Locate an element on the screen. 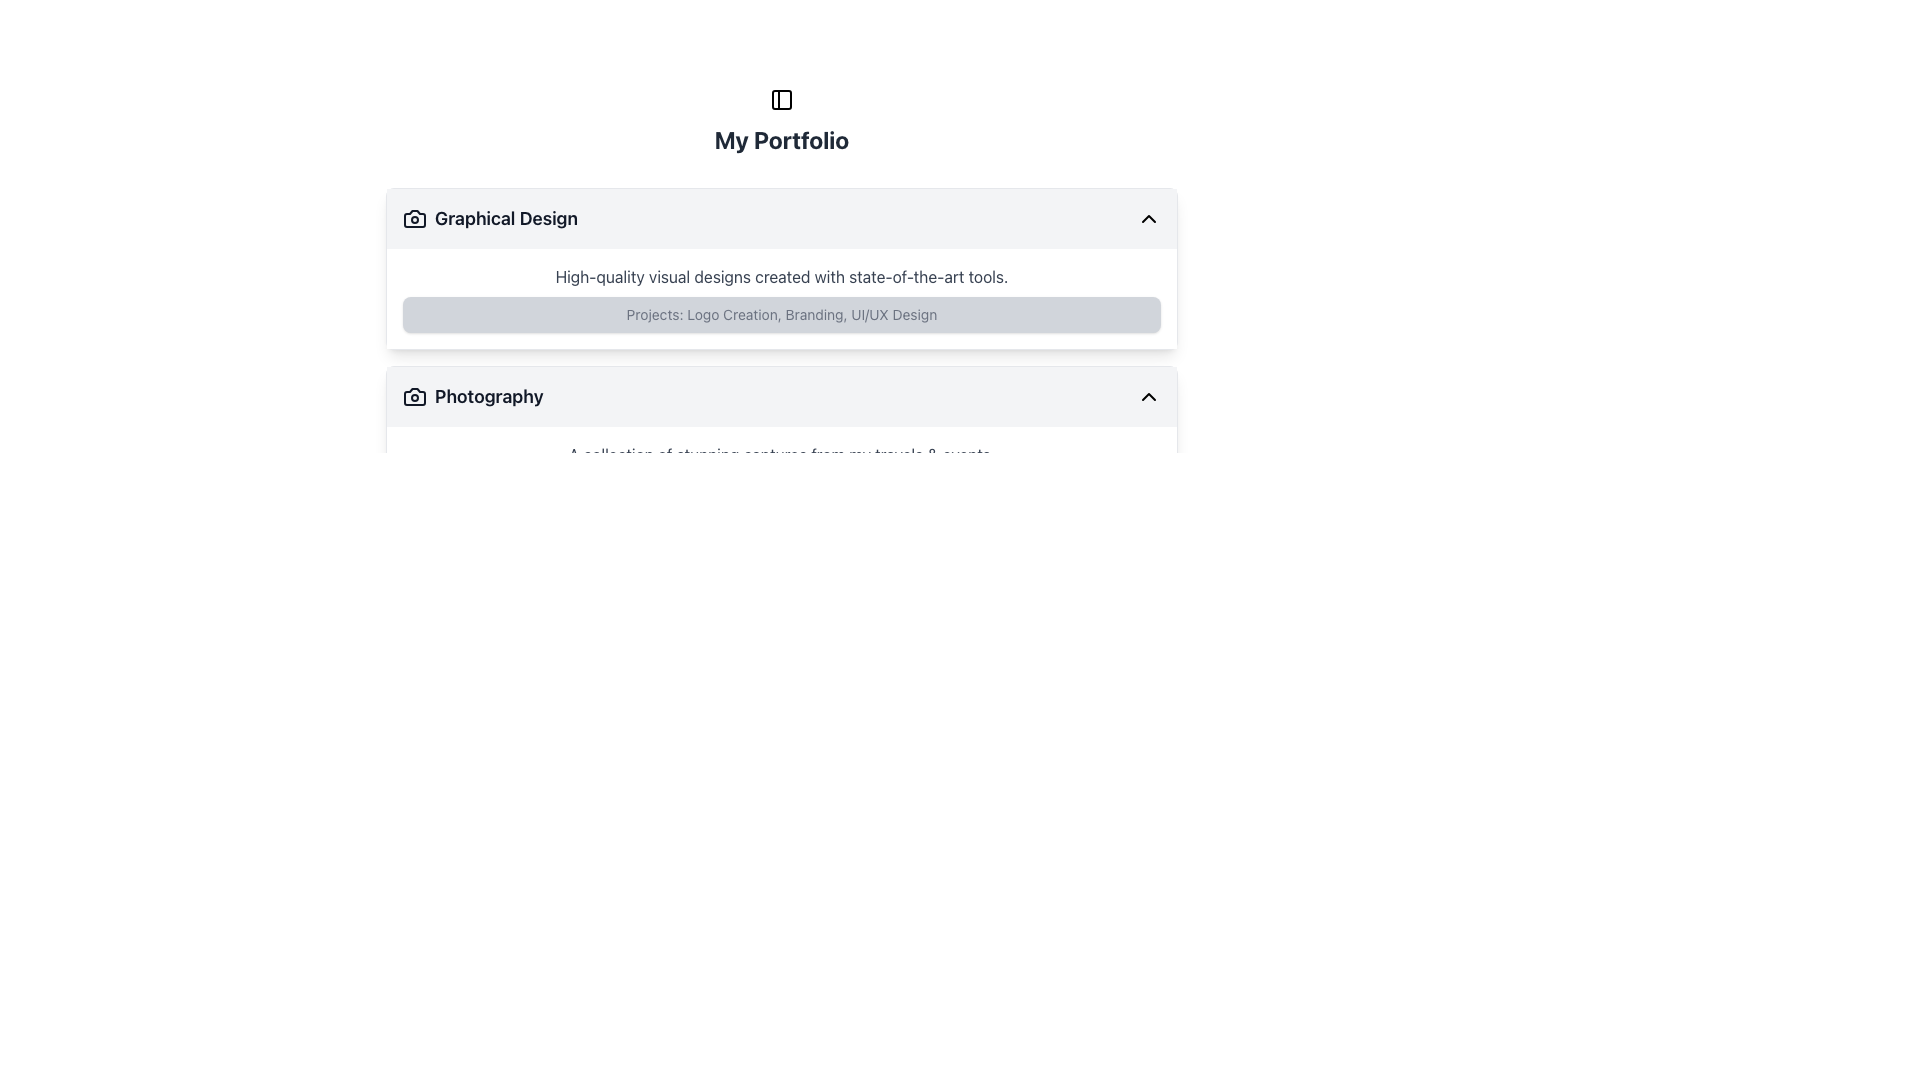 This screenshot has width=1920, height=1080. the text label displaying 'Projects: Logo Creation, Branding, UI/UX Design', which is styled in gray and located under the 'Graphical Design' heading in the 'My Portfolio' section is located at coordinates (781, 315).